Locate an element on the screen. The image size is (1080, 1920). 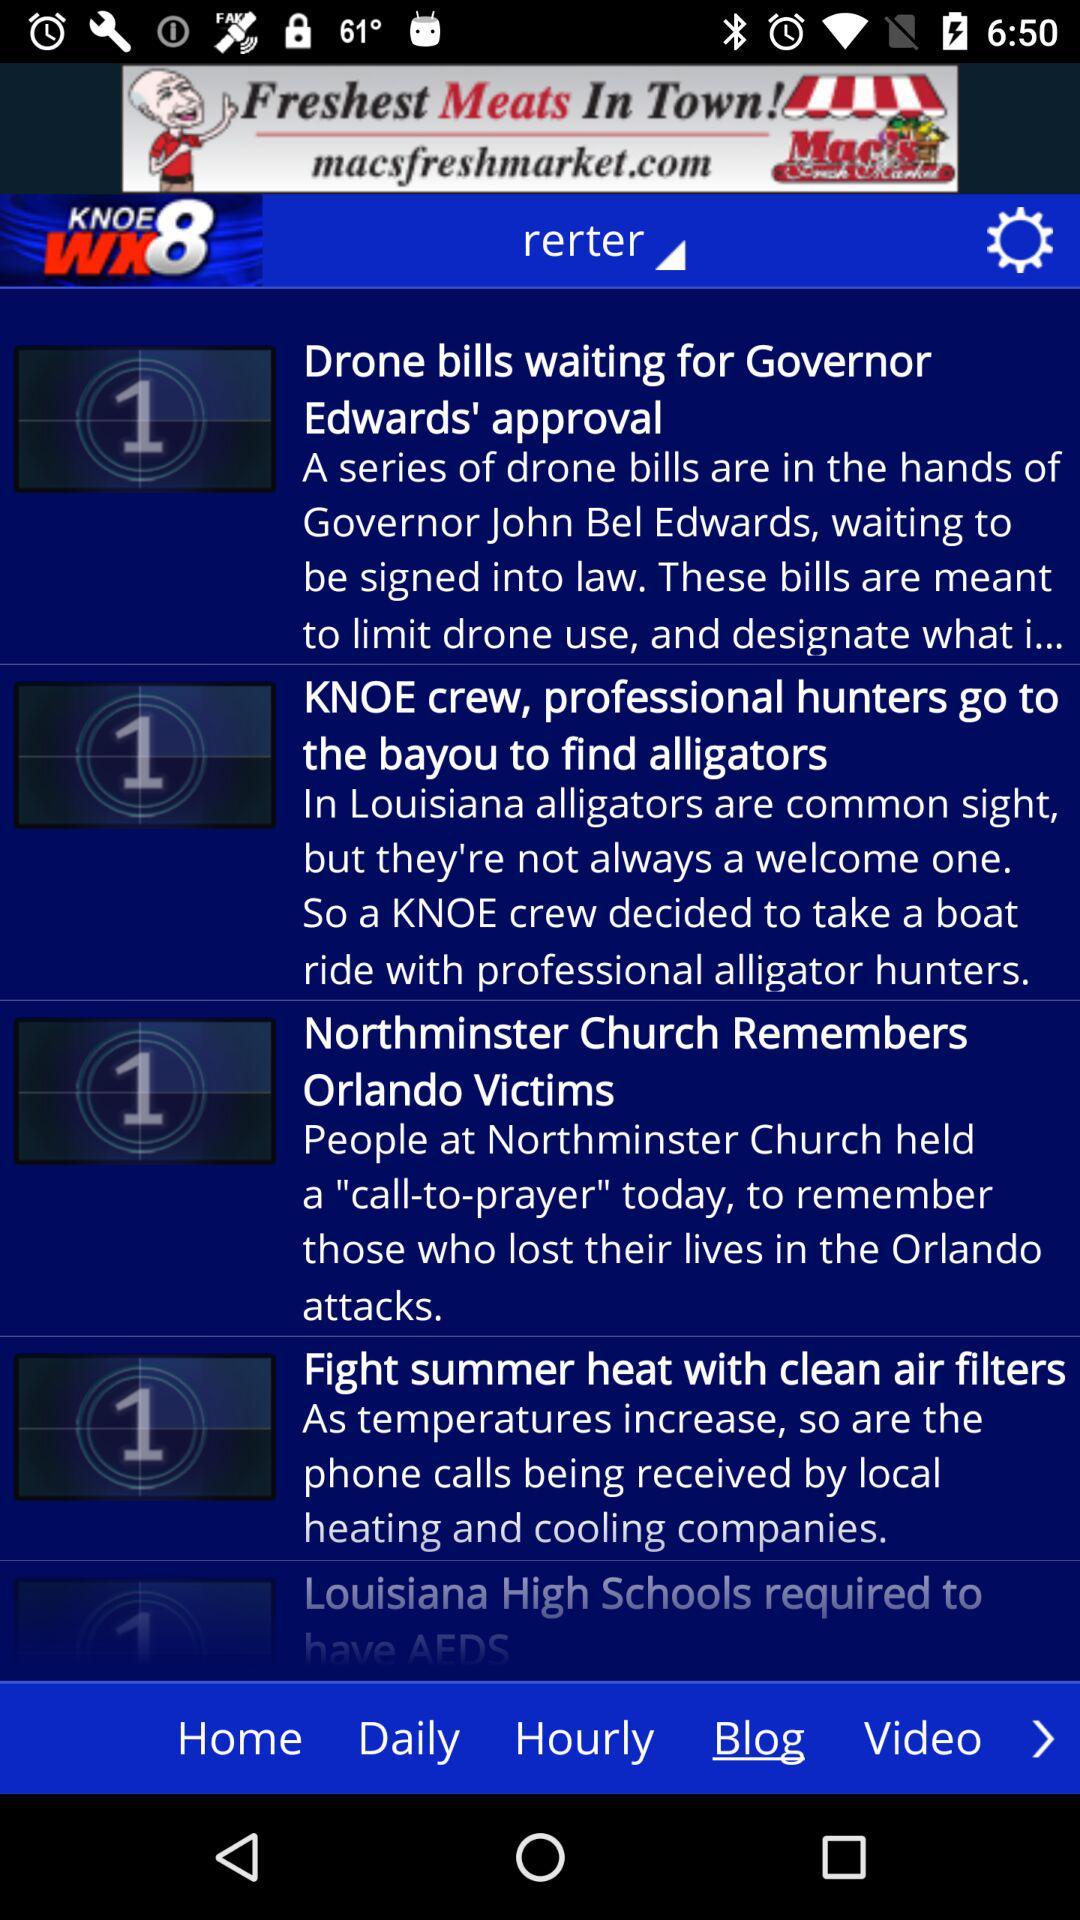
additional options button is located at coordinates (1042, 1737).